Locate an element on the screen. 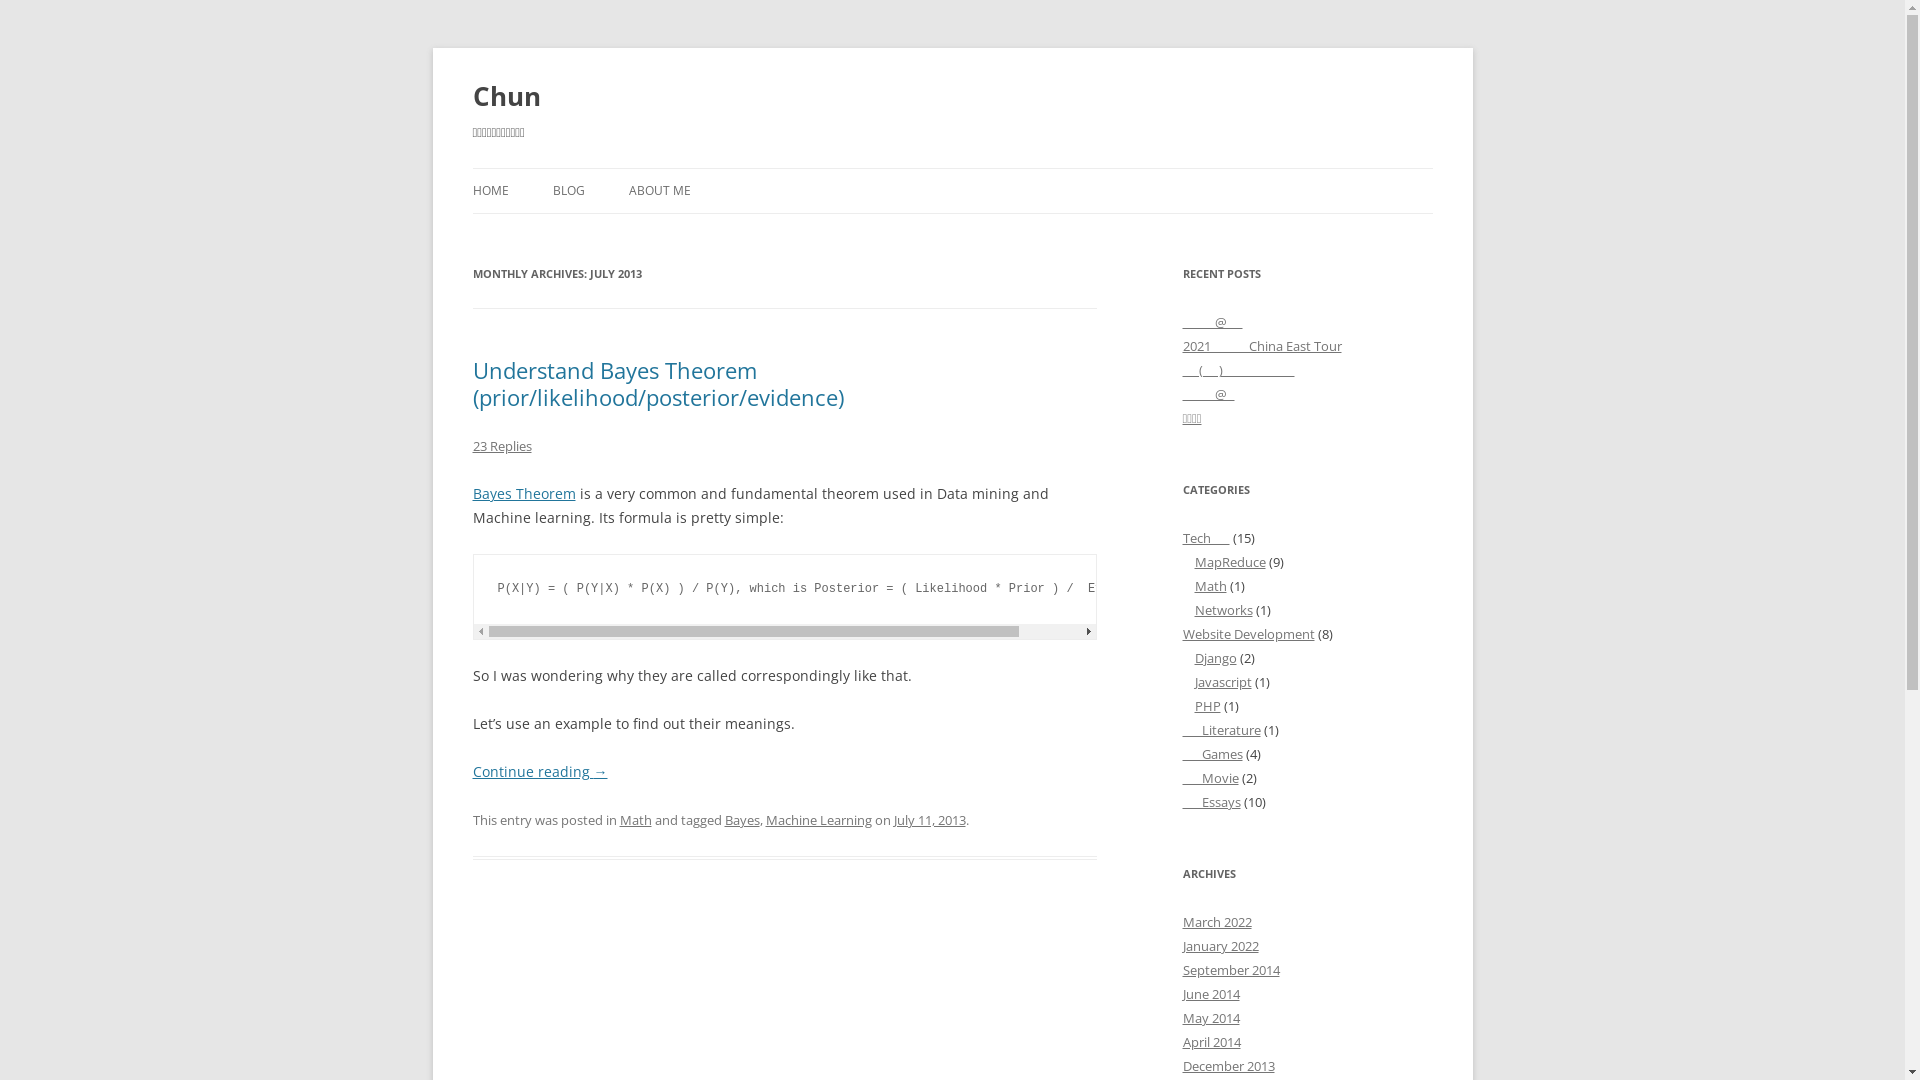  '23 Replies' is located at coordinates (501, 445).